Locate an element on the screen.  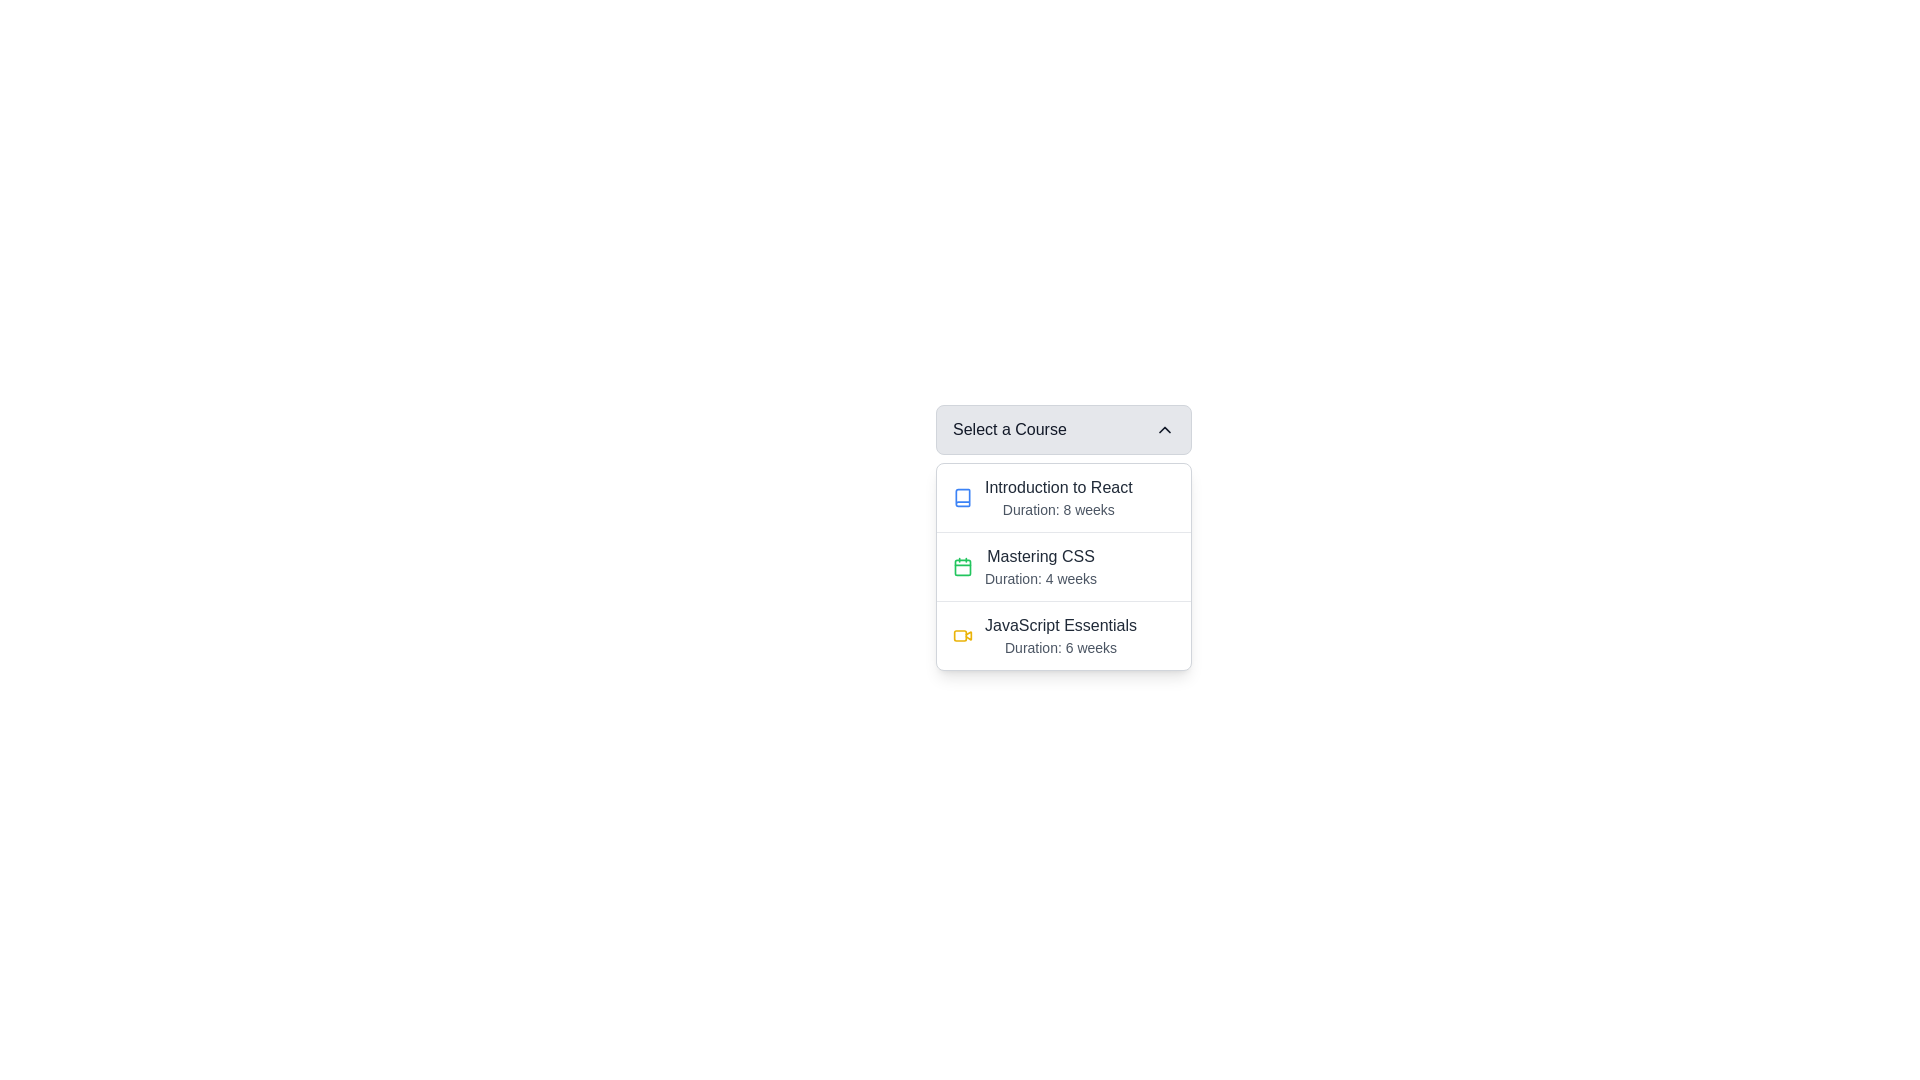
the text label displaying 'JavaScript Essentials', which is the prominent title of the course in the course listing interface is located at coordinates (1059, 624).